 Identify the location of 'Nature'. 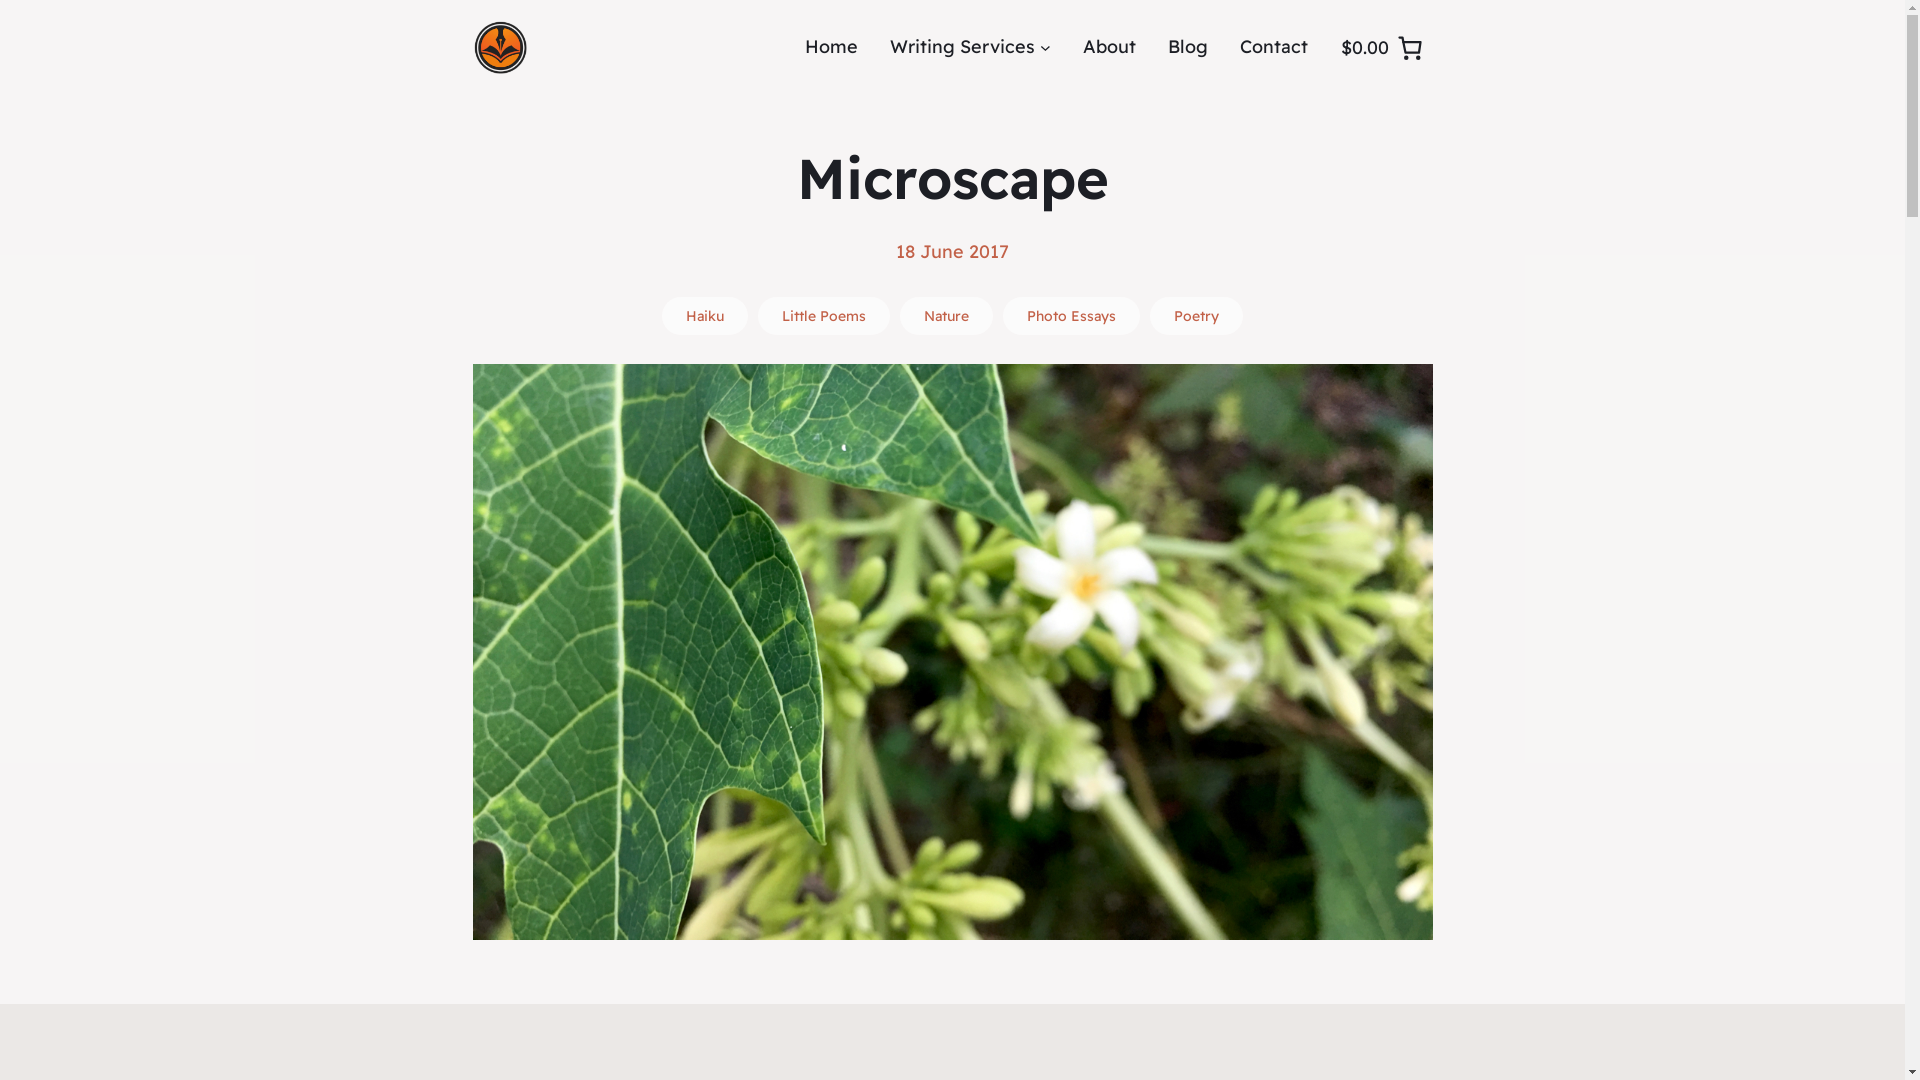
(945, 315).